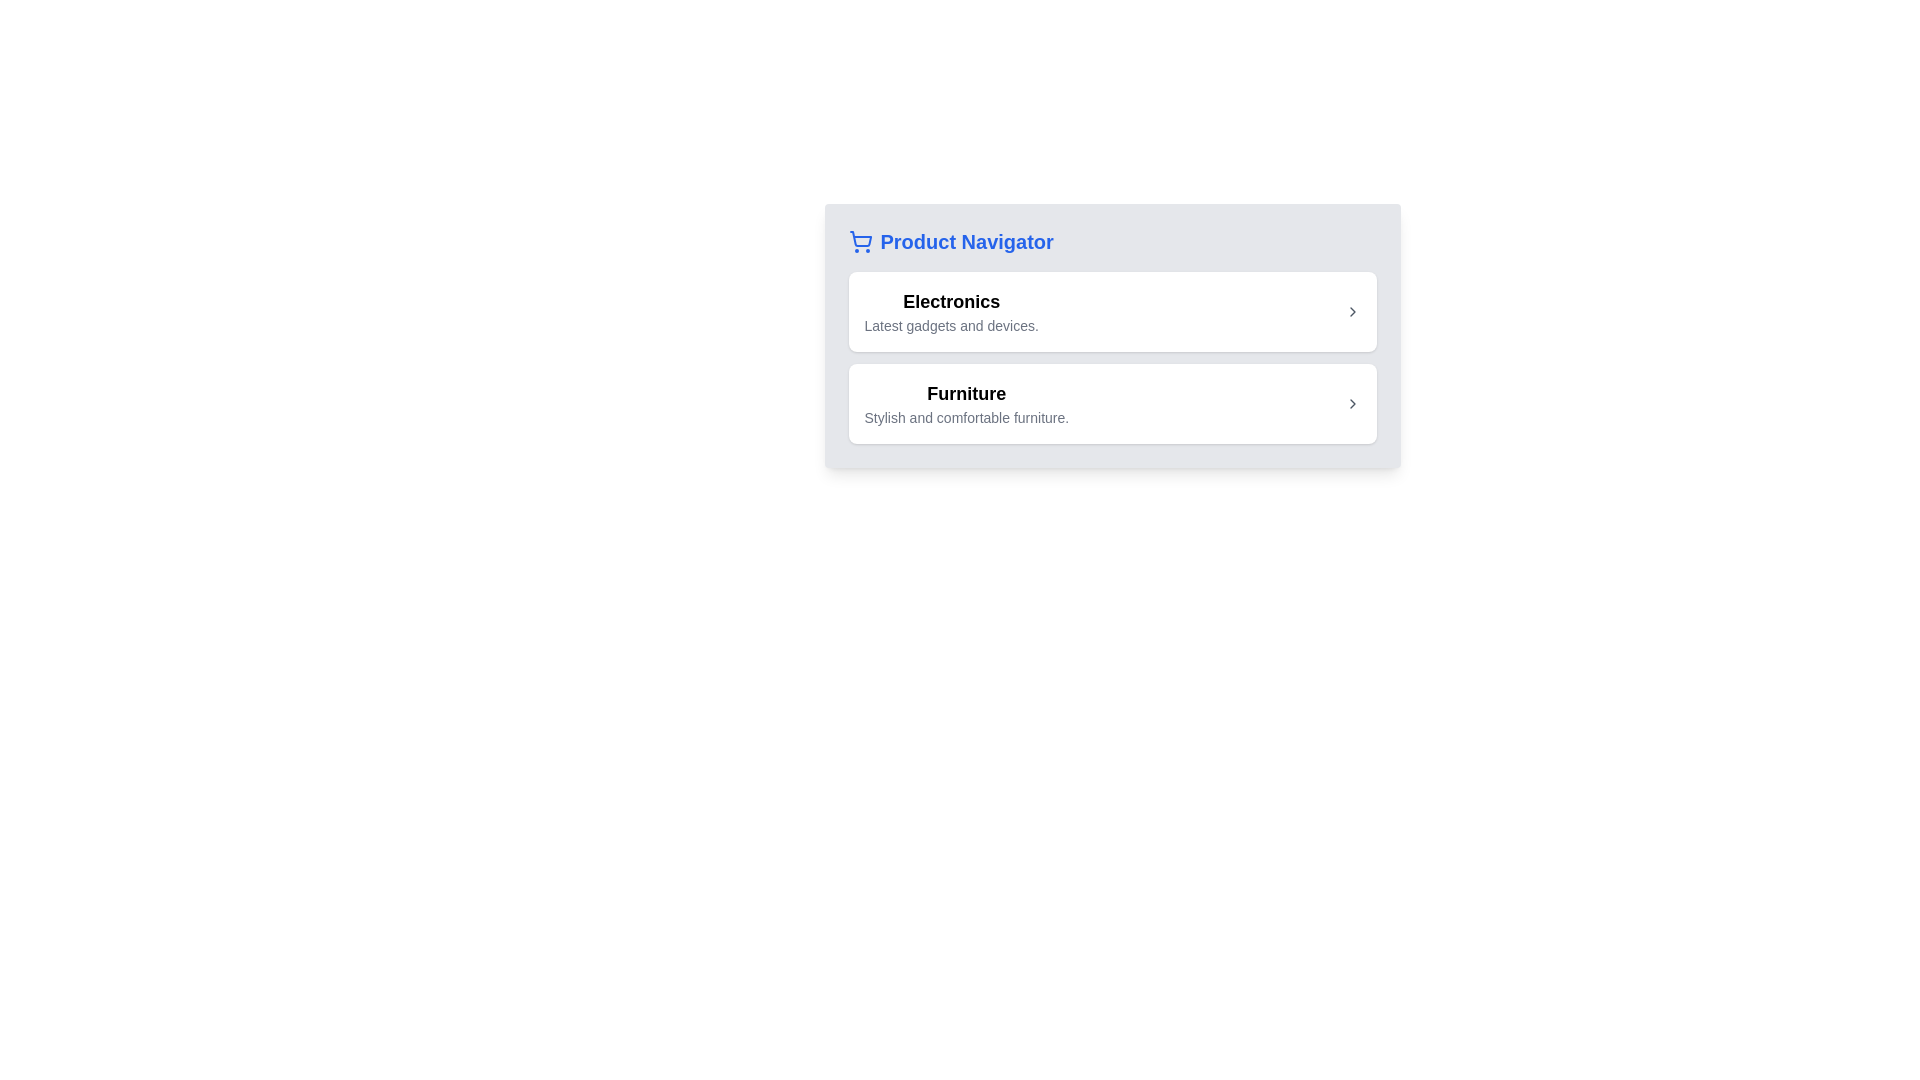 The image size is (1920, 1080). Describe the element at coordinates (1352, 404) in the screenshot. I see `the rightward chevron icon in gray located at the end of the 'Furniture' card` at that location.